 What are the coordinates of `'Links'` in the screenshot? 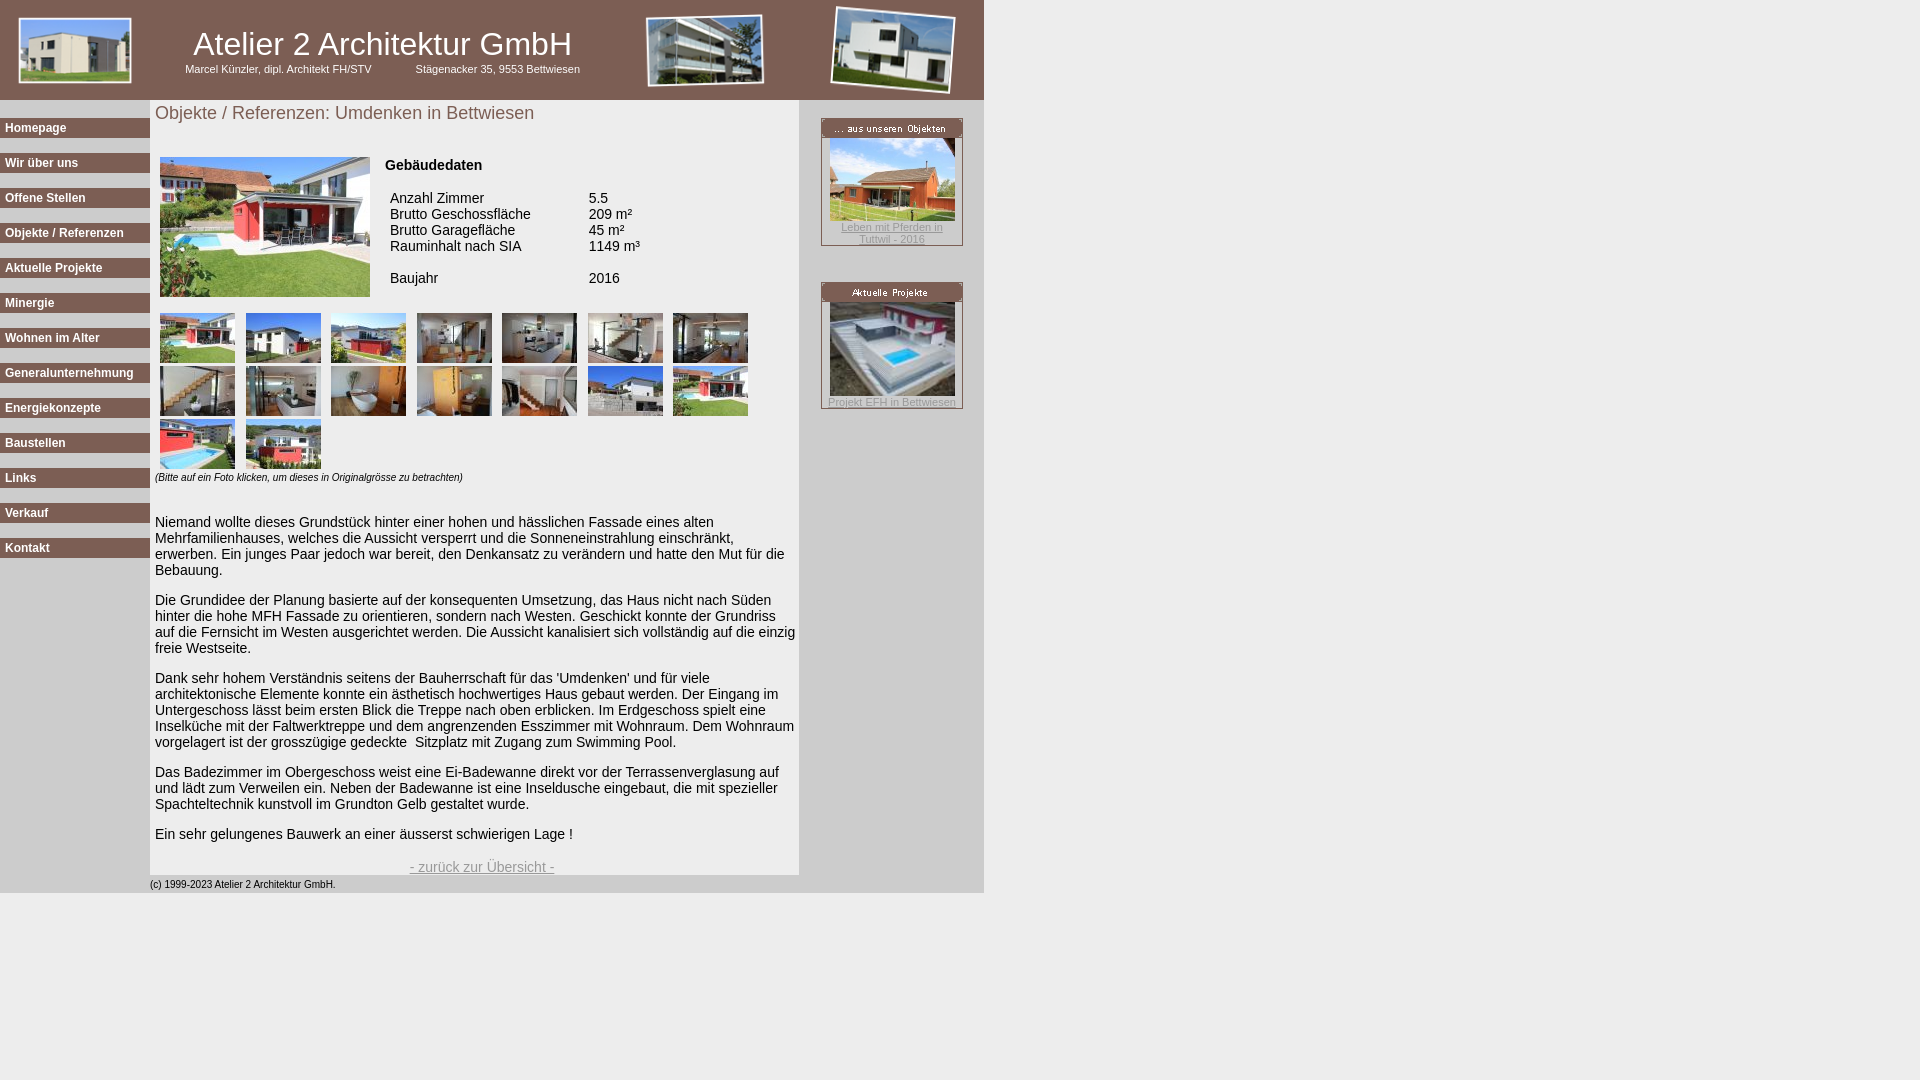 It's located at (20, 478).